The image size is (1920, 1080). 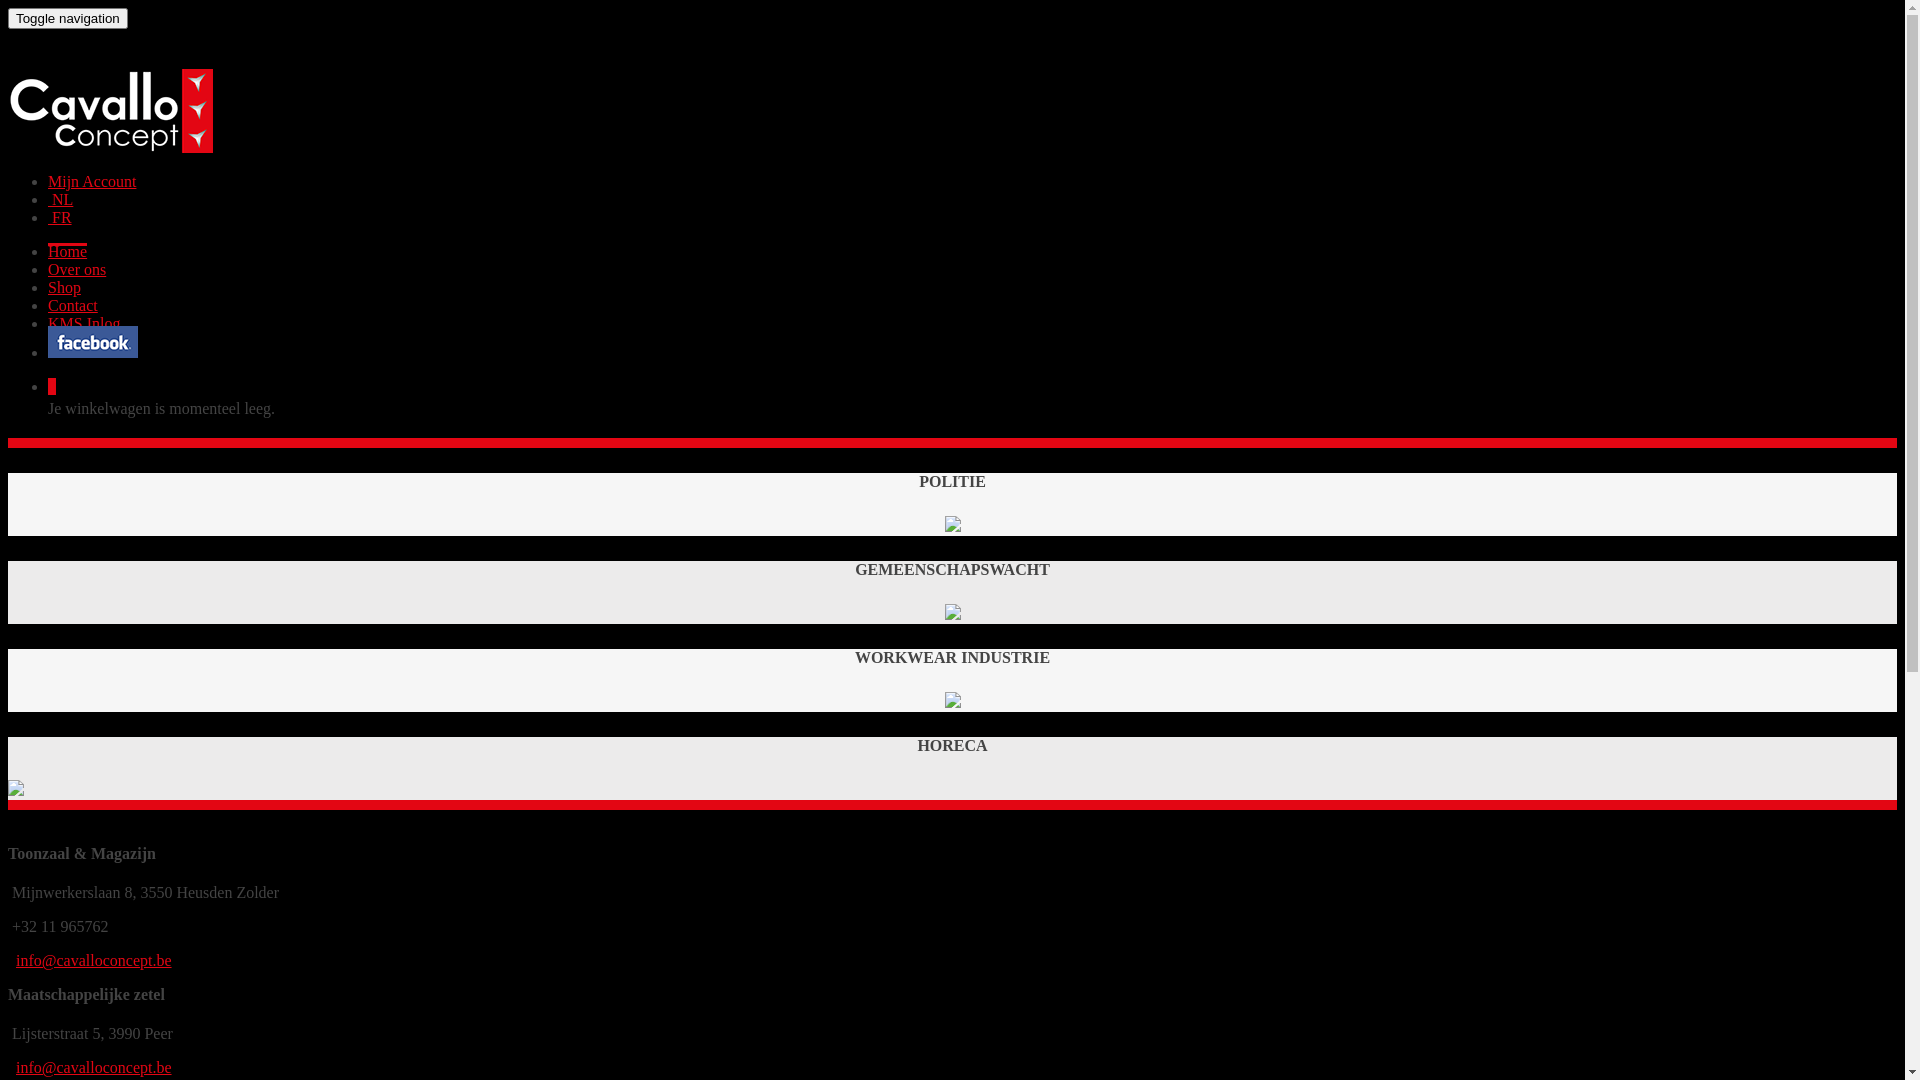 I want to click on 'Home', so click(x=48, y=250).